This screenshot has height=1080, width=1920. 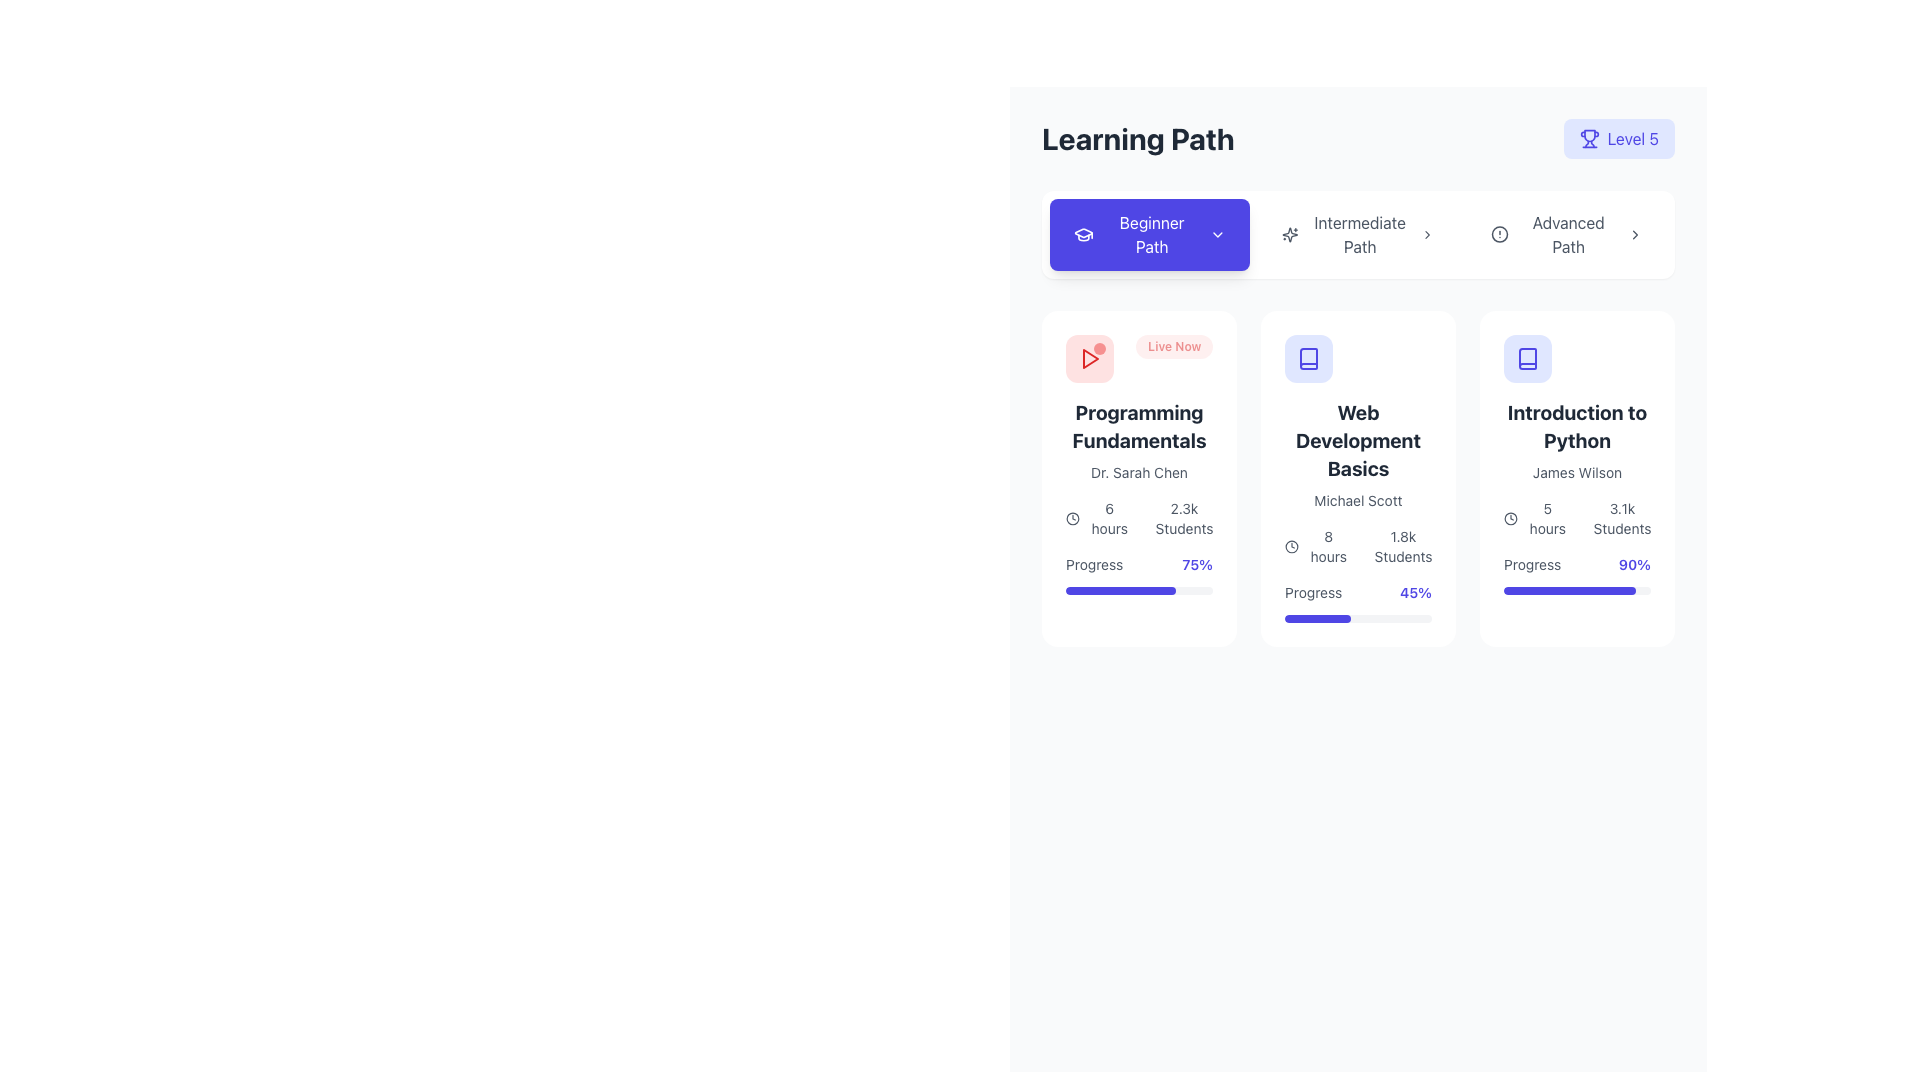 What do you see at coordinates (1633, 137) in the screenshot?
I see `the Text label indicating the level status, which shows 'Level 5' near the top-right corner of the layout` at bounding box center [1633, 137].